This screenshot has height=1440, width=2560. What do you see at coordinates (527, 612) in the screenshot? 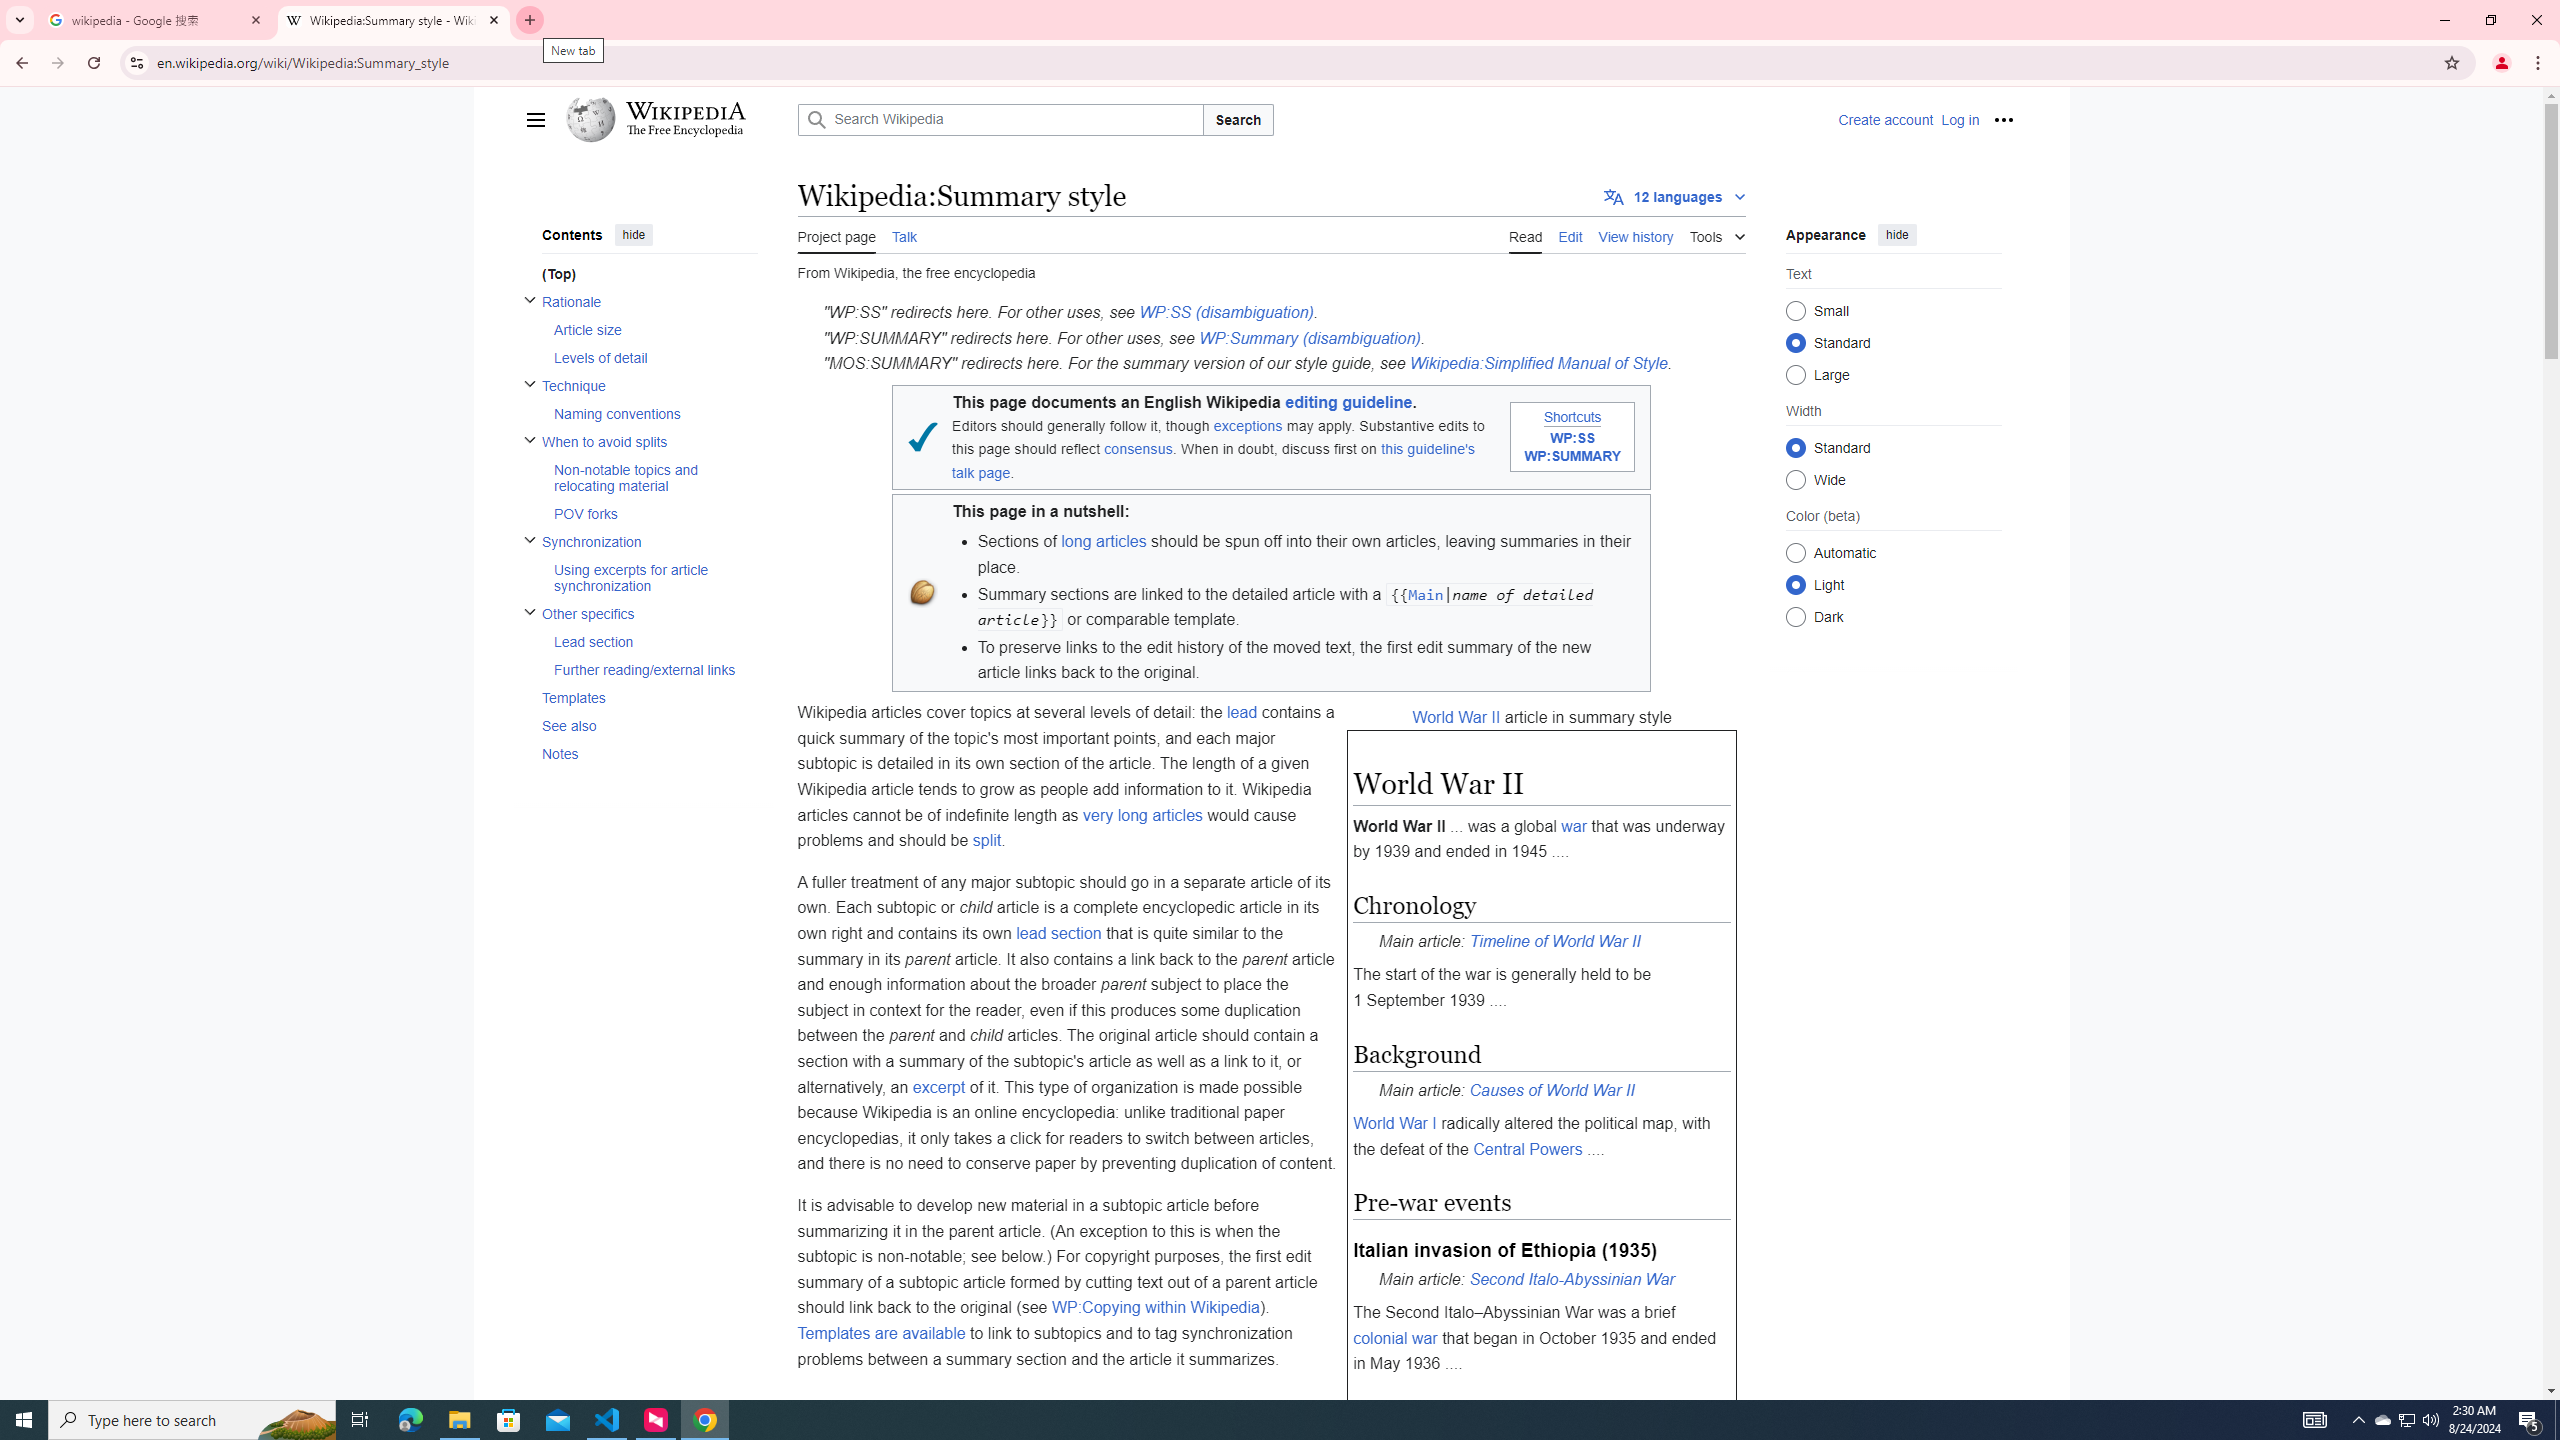
I see `'Toggle Other specifics subsection'` at bounding box center [527, 612].